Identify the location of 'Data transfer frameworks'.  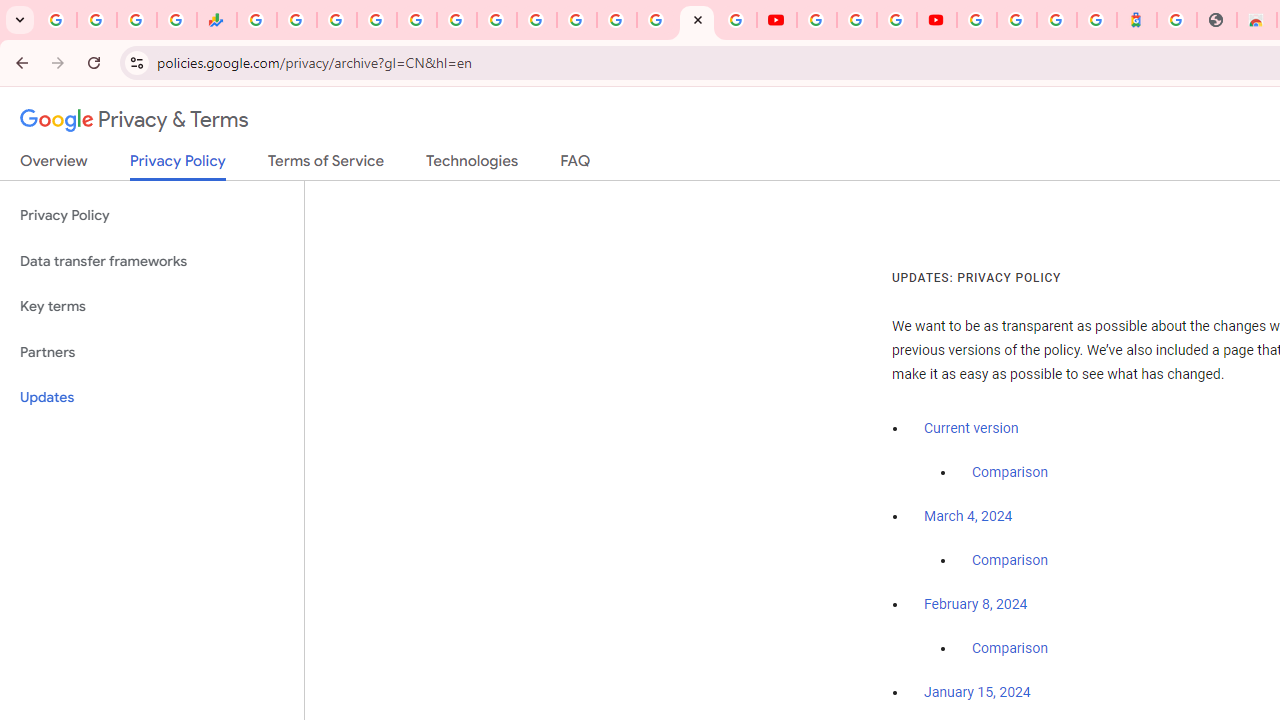
(151, 260).